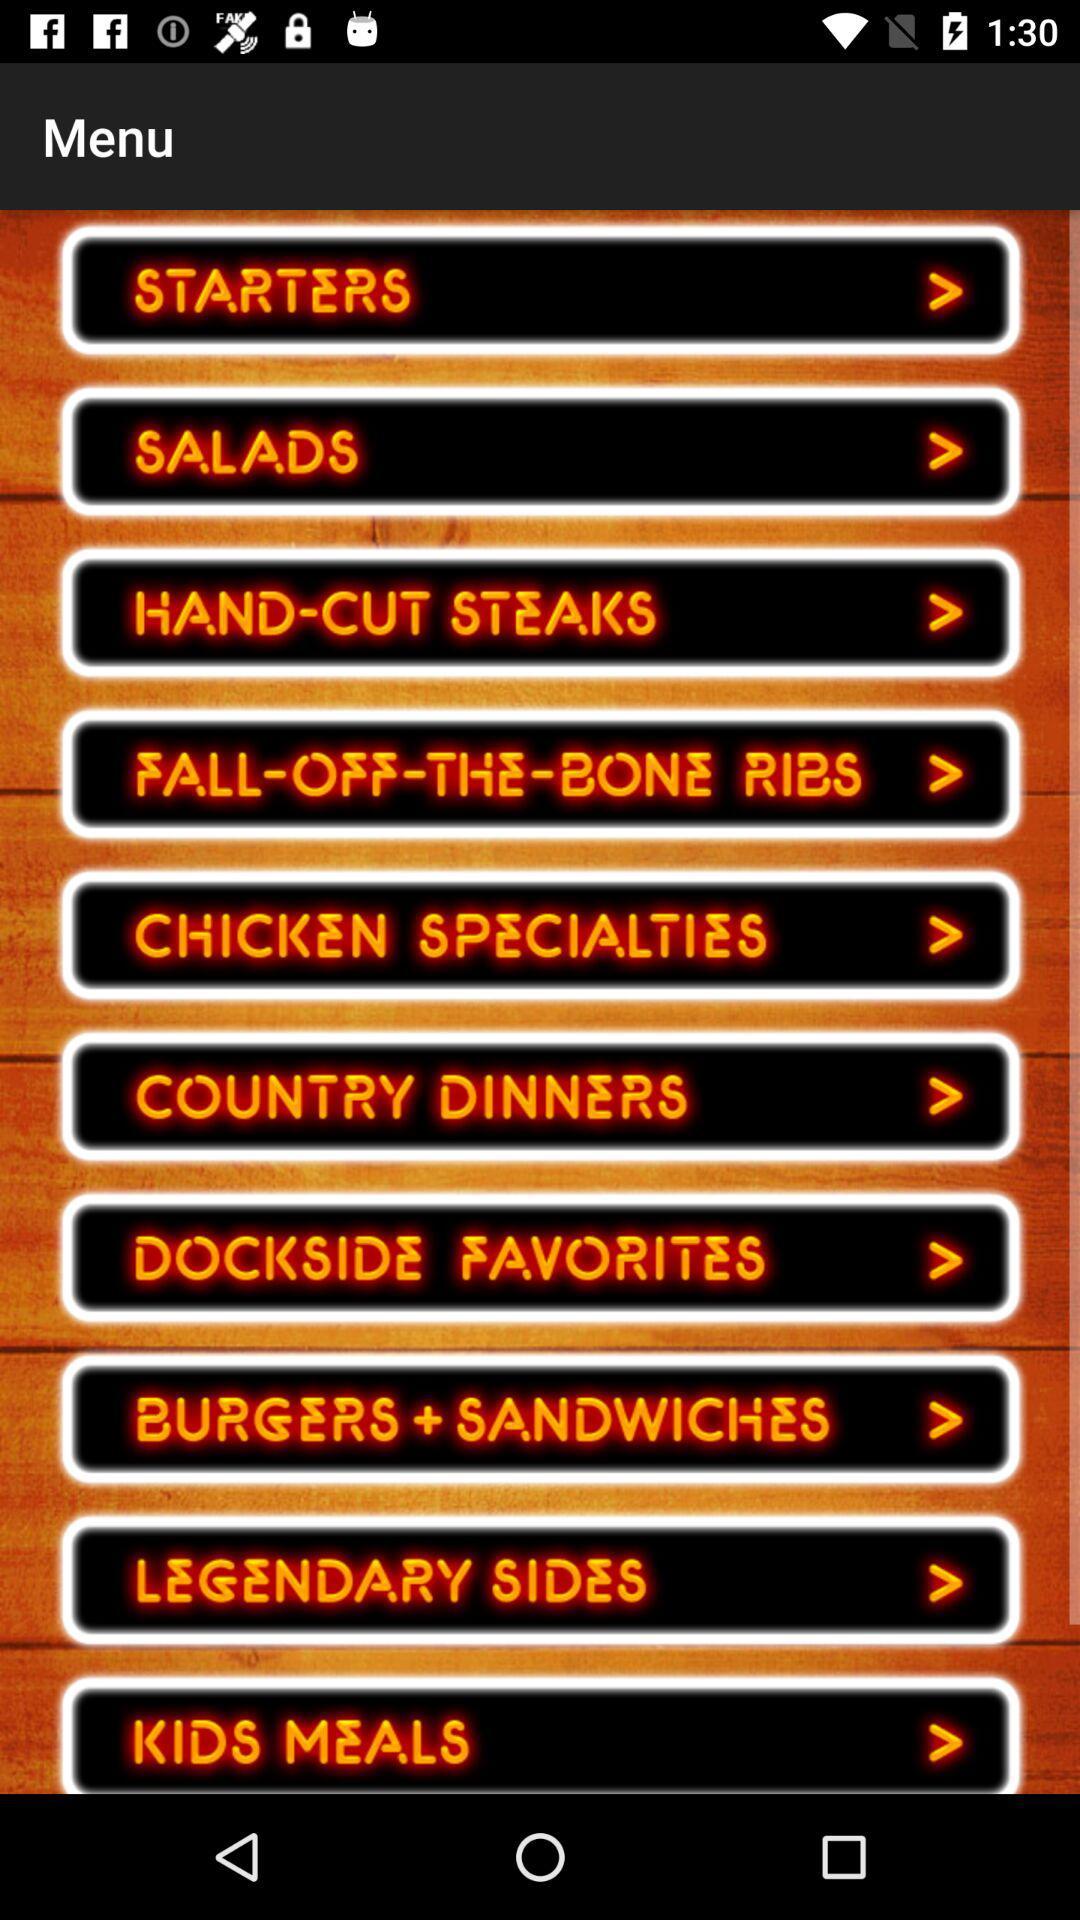 This screenshot has height=1920, width=1080. What do you see at coordinates (540, 1257) in the screenshot?
I see `view dockside favourites` at bounding box center [540, 1257].